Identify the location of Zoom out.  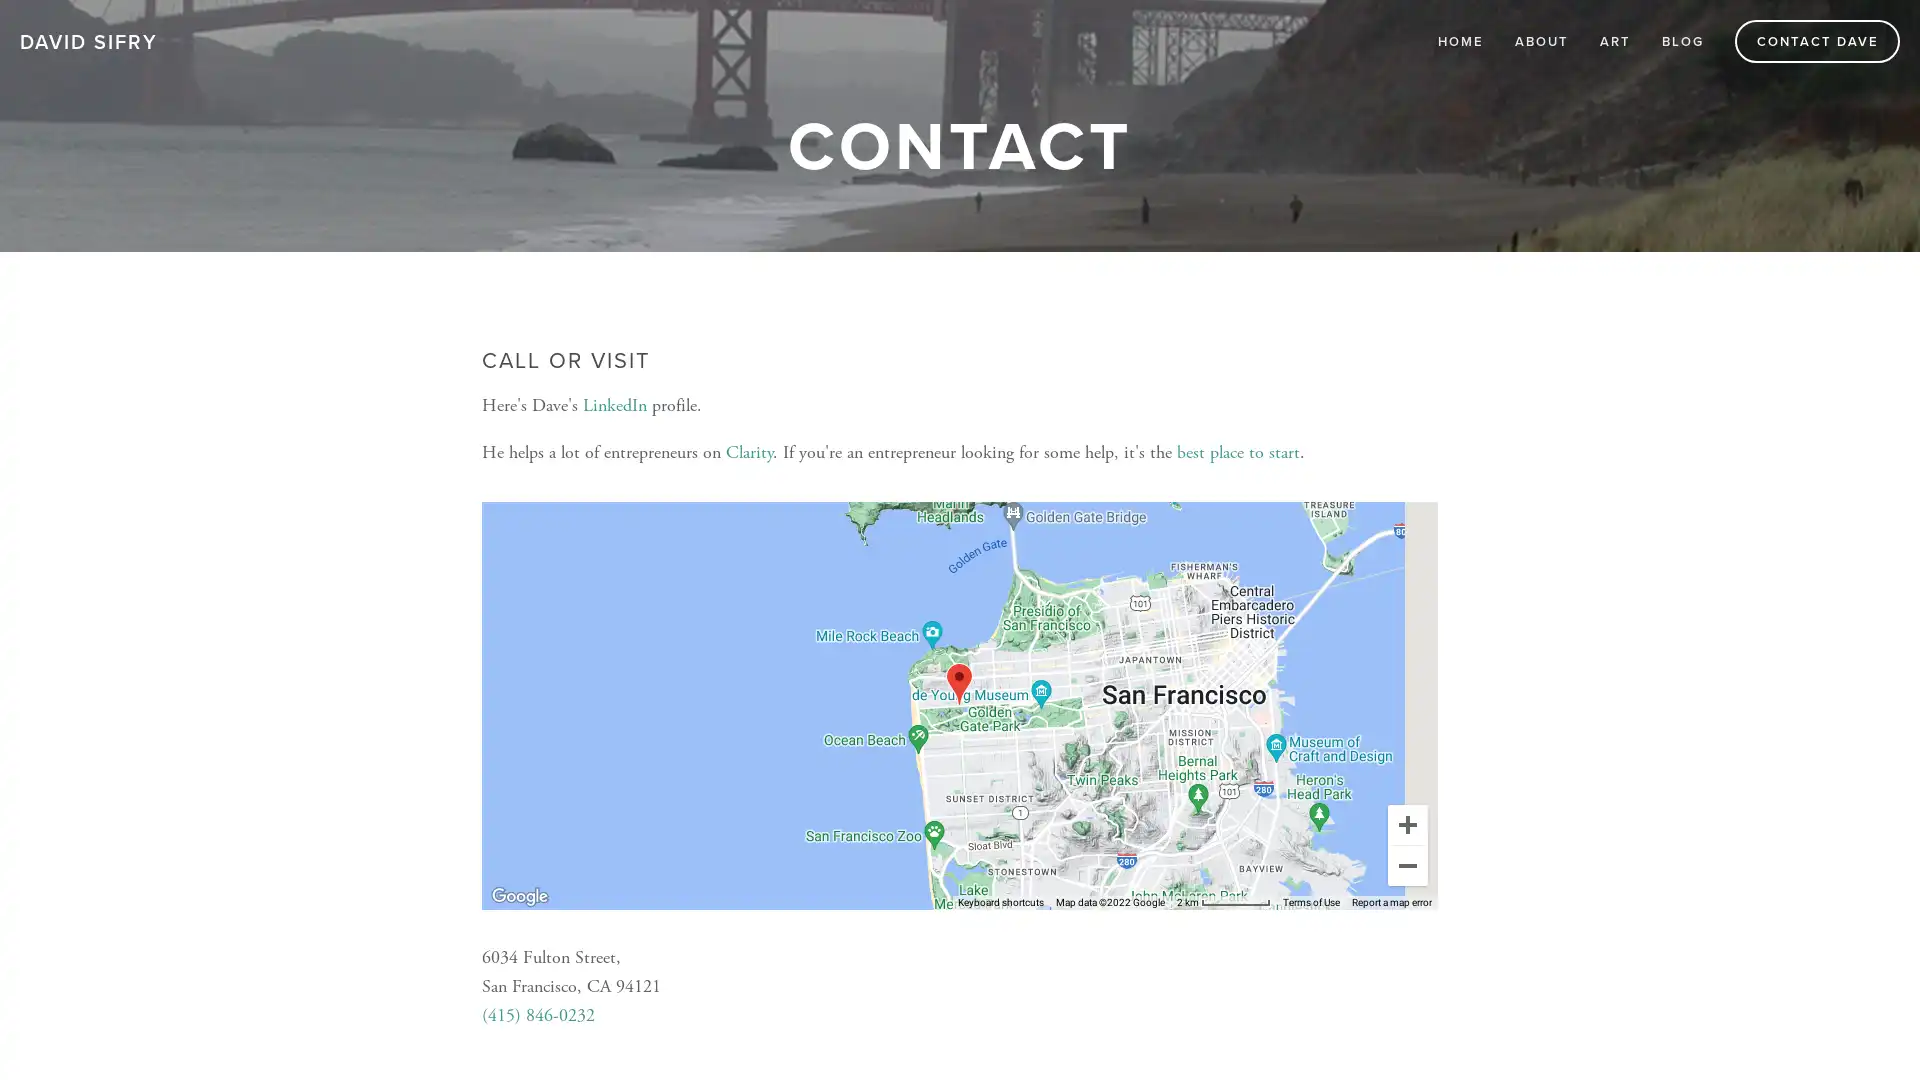
(1406, 863).